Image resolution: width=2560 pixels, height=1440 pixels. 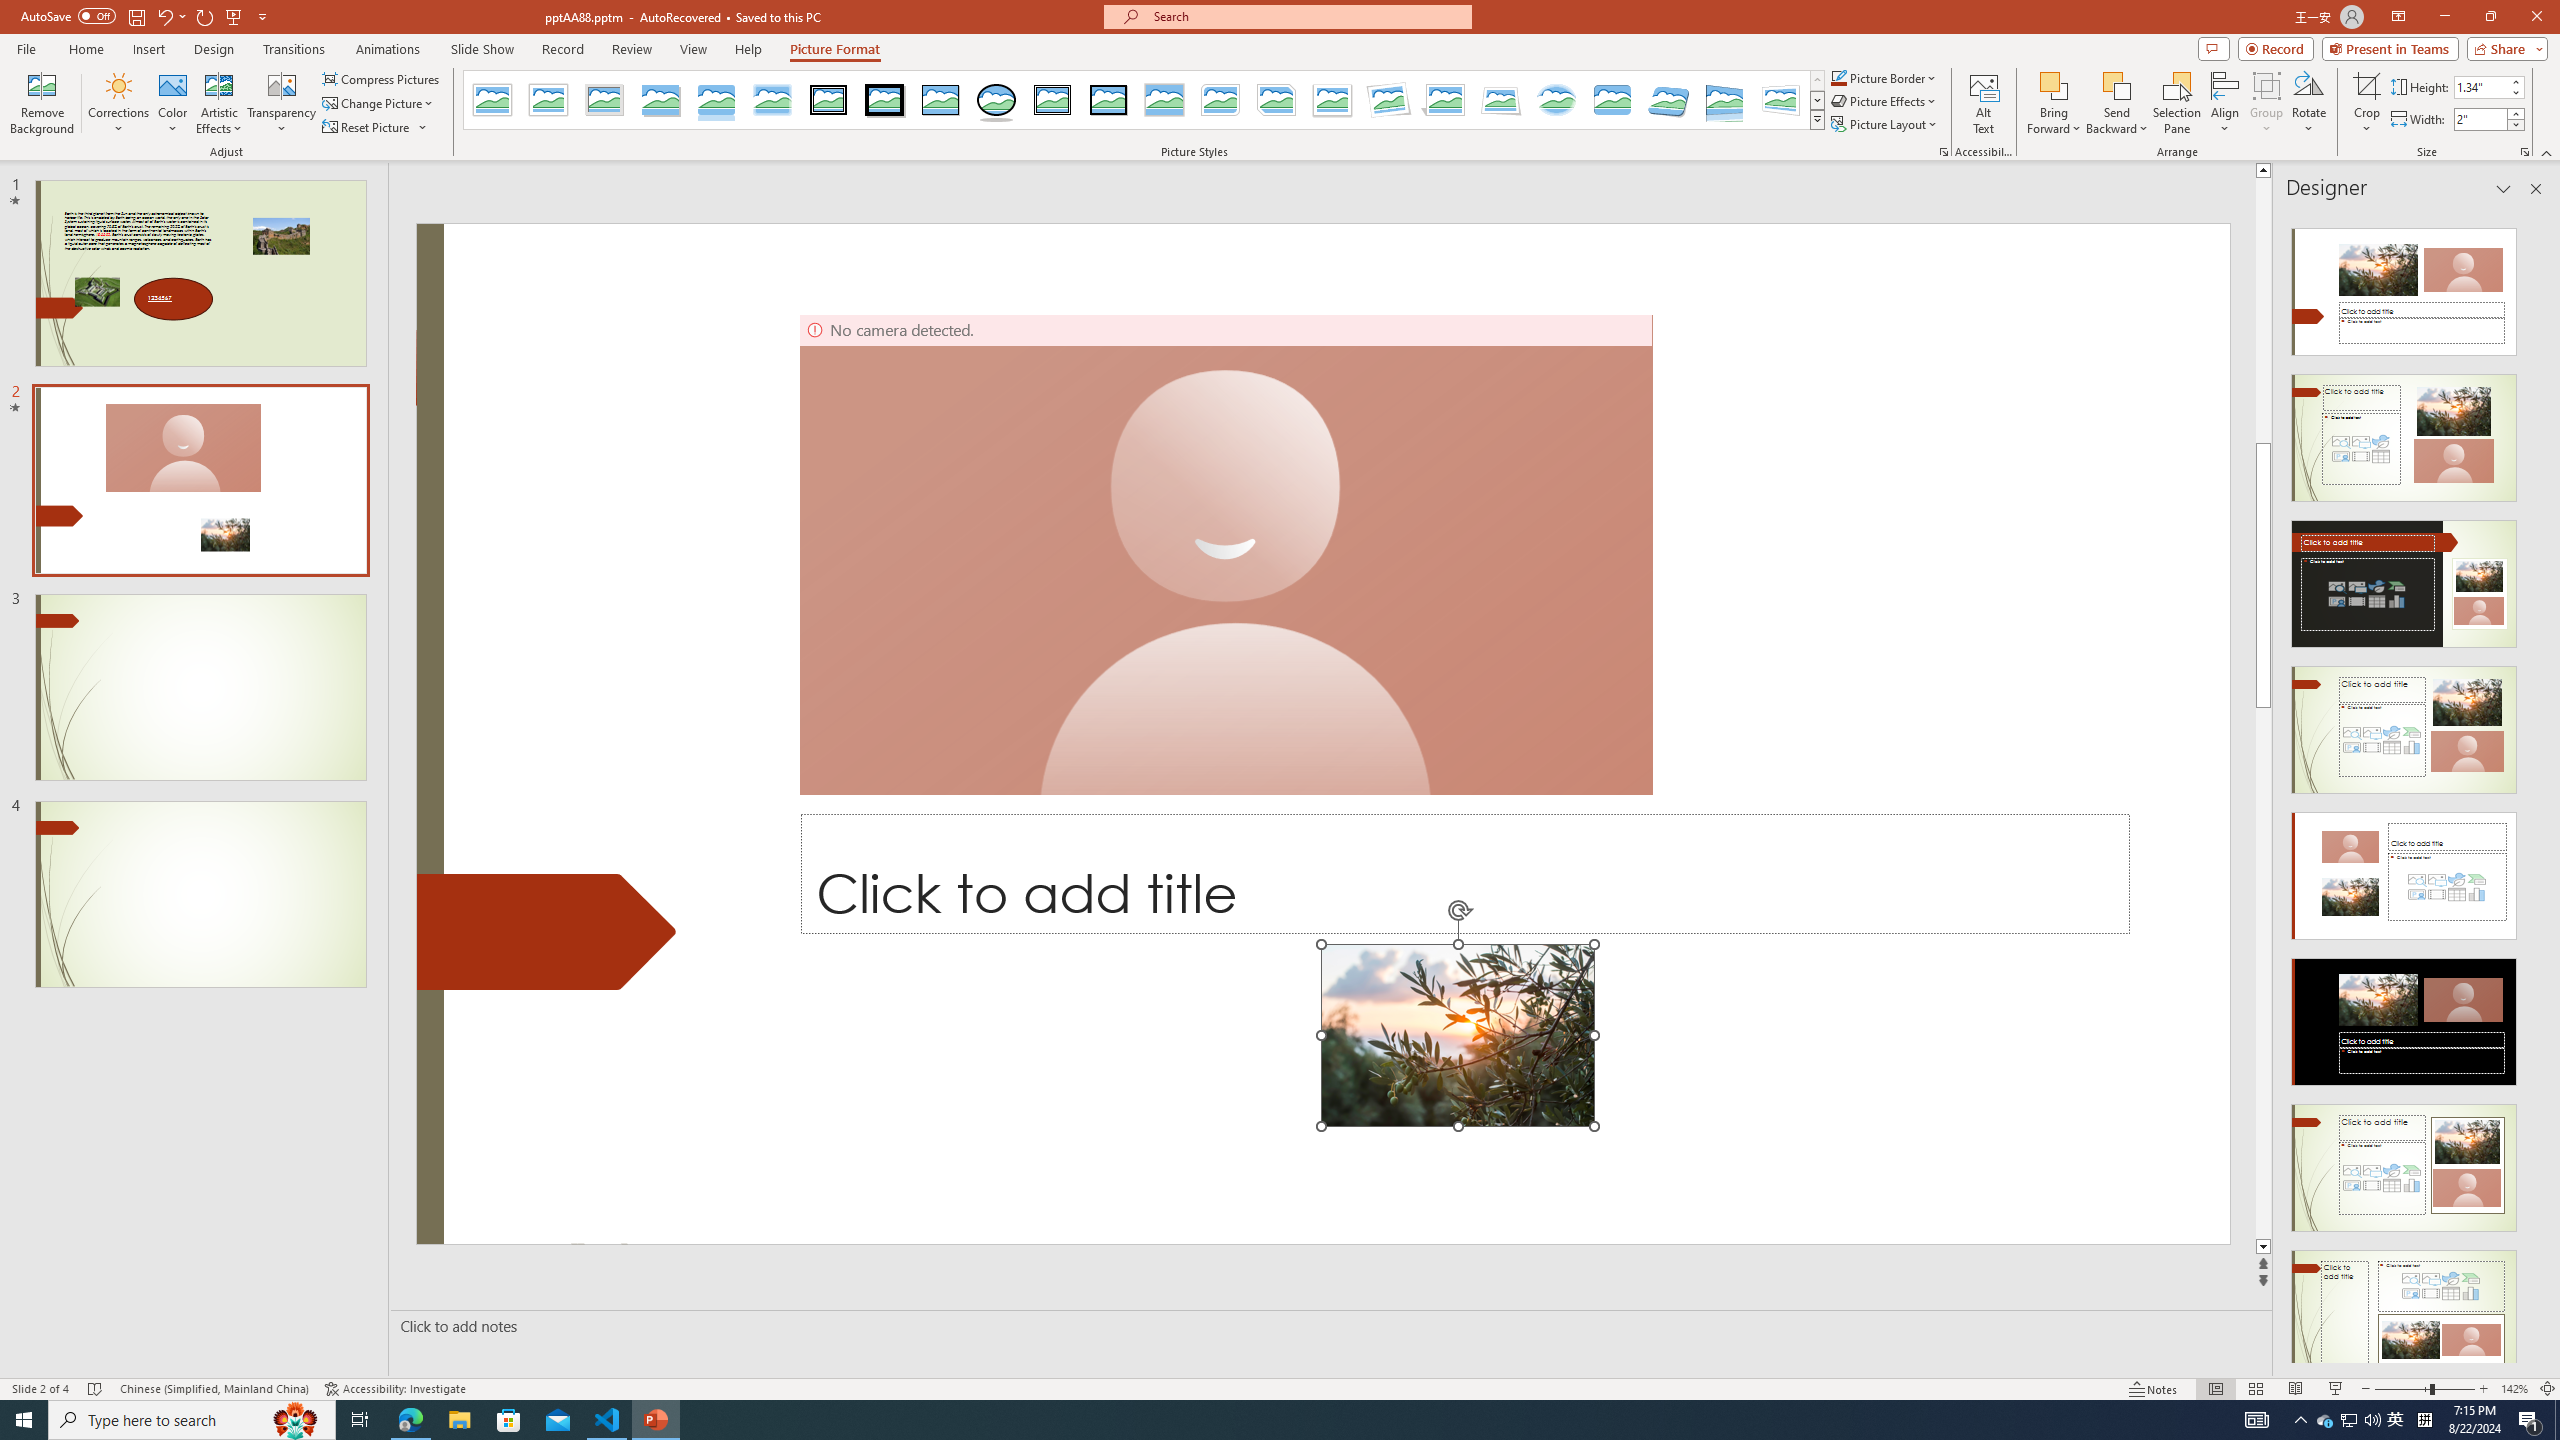 I want to click on 'Quick Styles', so click(x=1817, y=118).